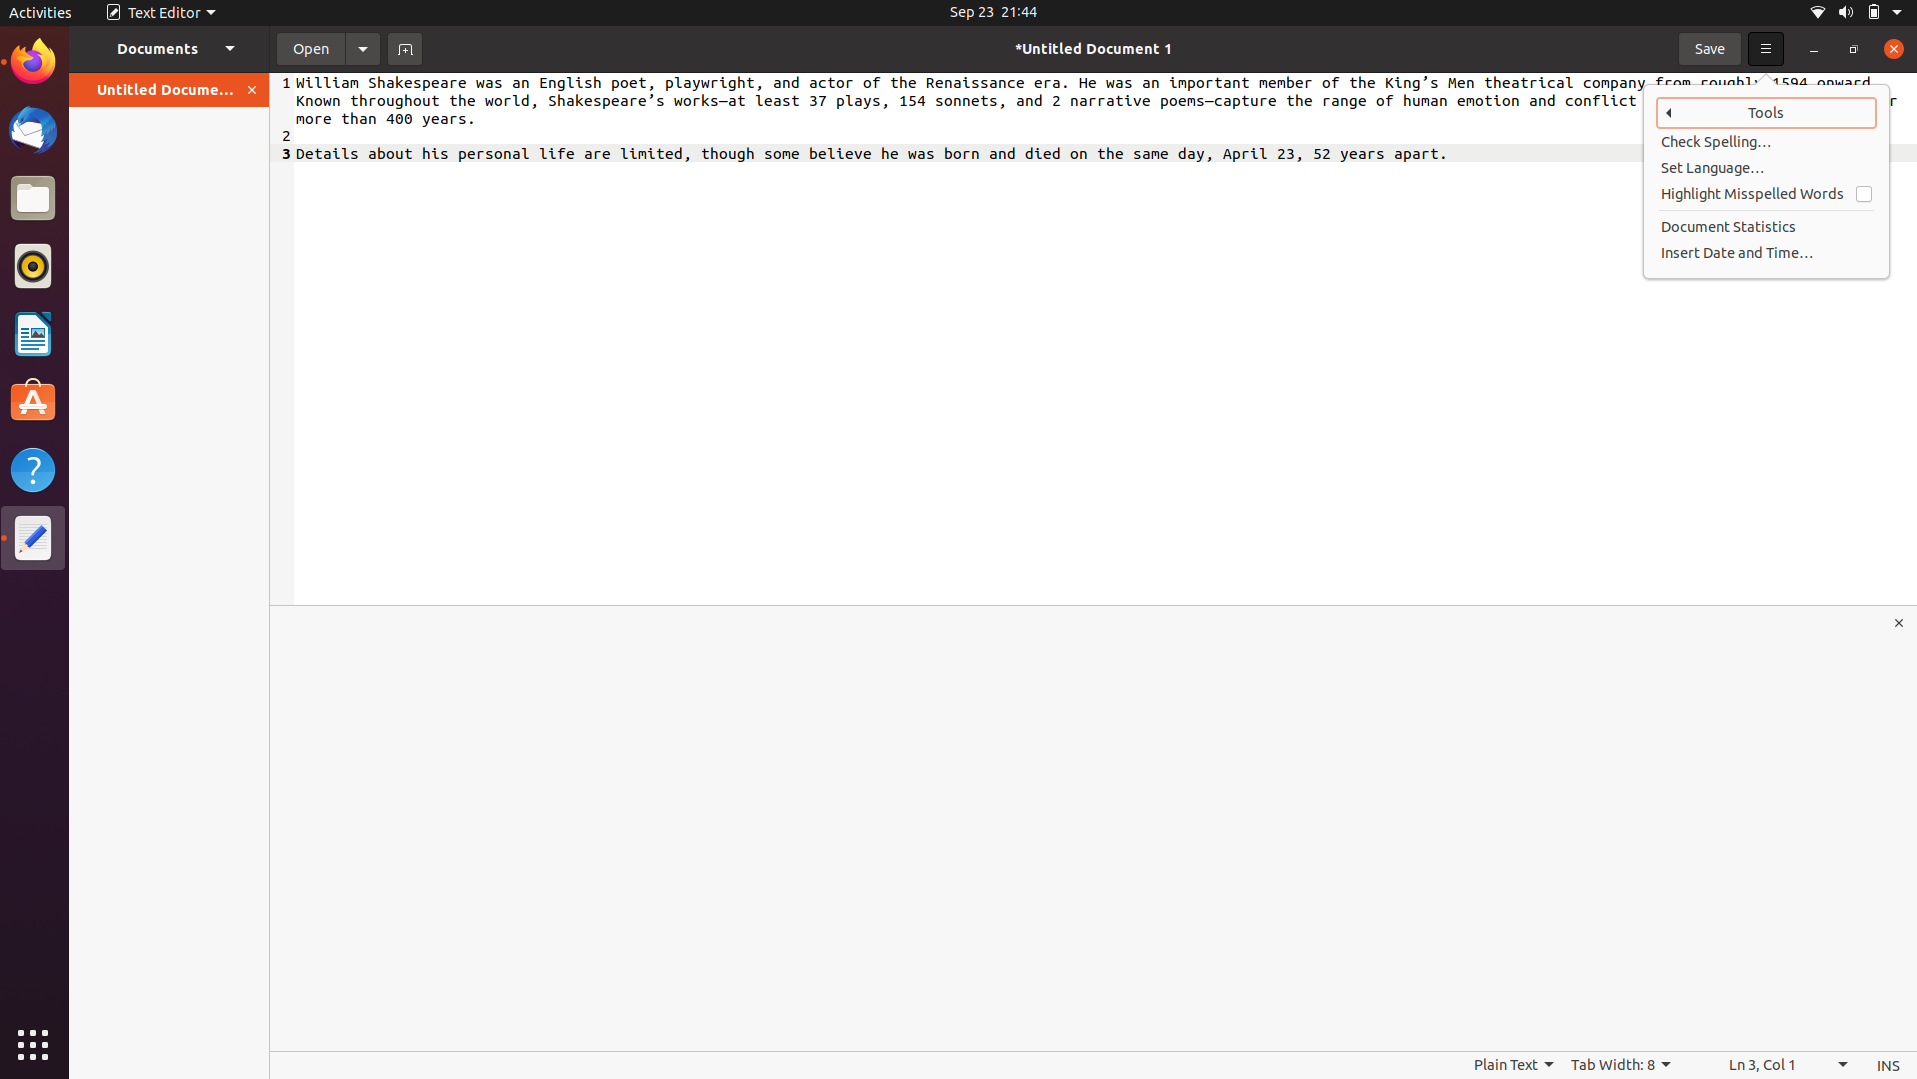 The height and width of the screenshot is (1079, 1917). What do you see at coordinates (252, 89) in the screenshot?
I see `the orange button on the left for closing the document` at bounding box center [252, 89].